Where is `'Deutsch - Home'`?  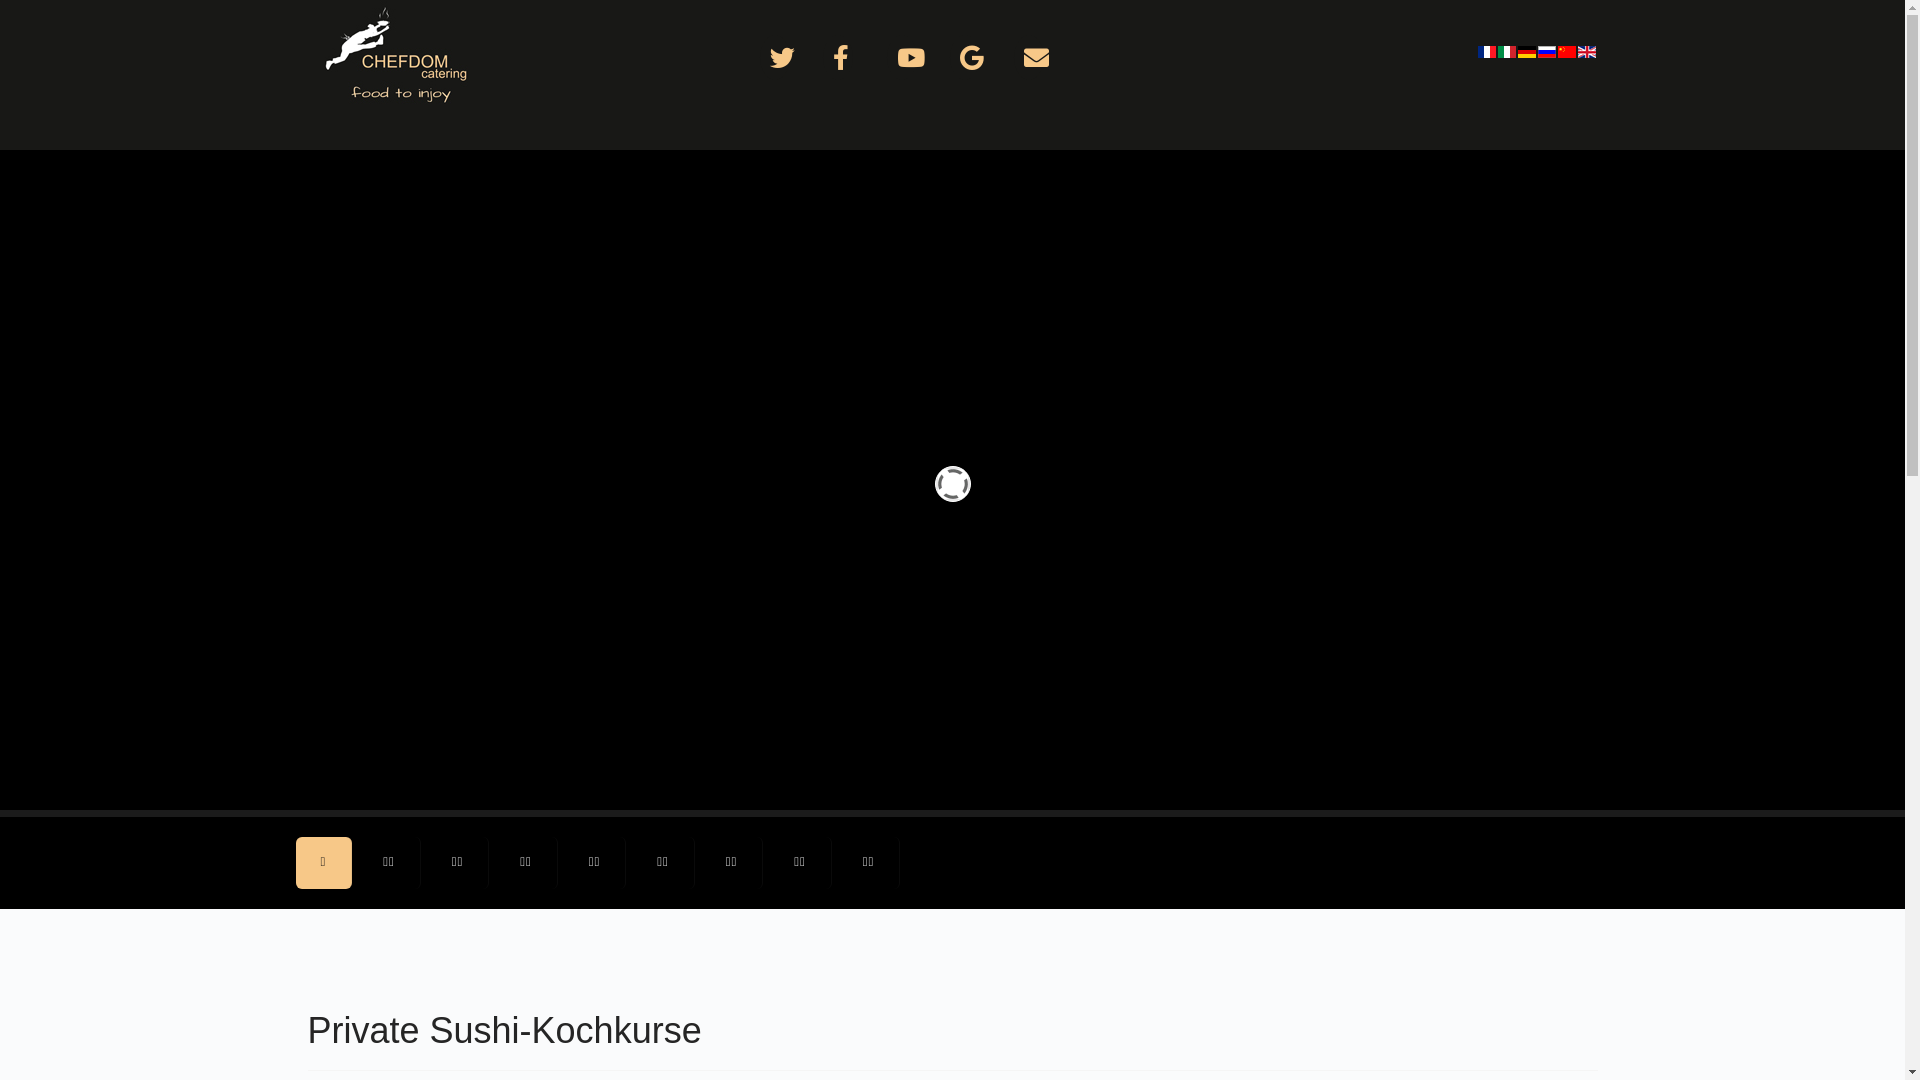
'Deutsch - Home' is located at coordinates (1517, 50).